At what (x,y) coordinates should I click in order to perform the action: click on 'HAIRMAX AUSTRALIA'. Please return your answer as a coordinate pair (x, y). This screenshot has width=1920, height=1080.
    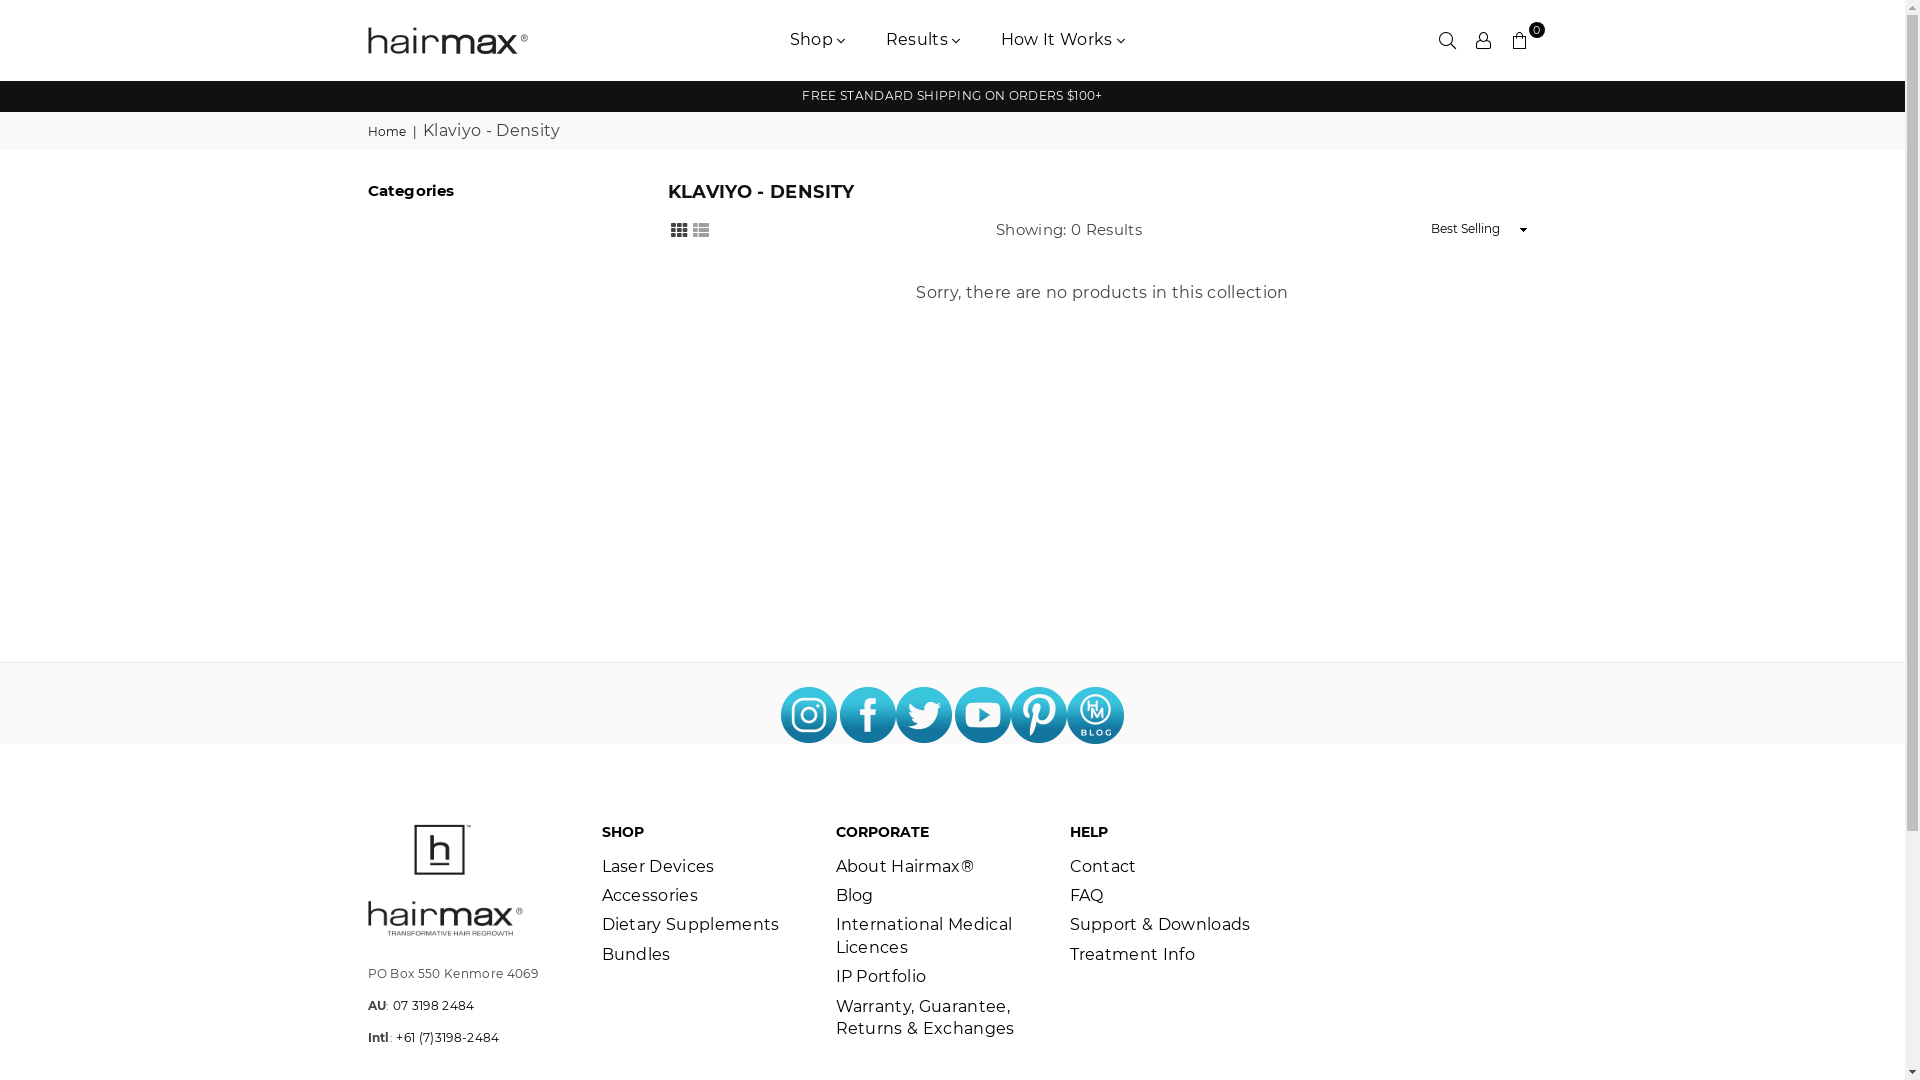
    Looking at the image, I should click on (368, 40).